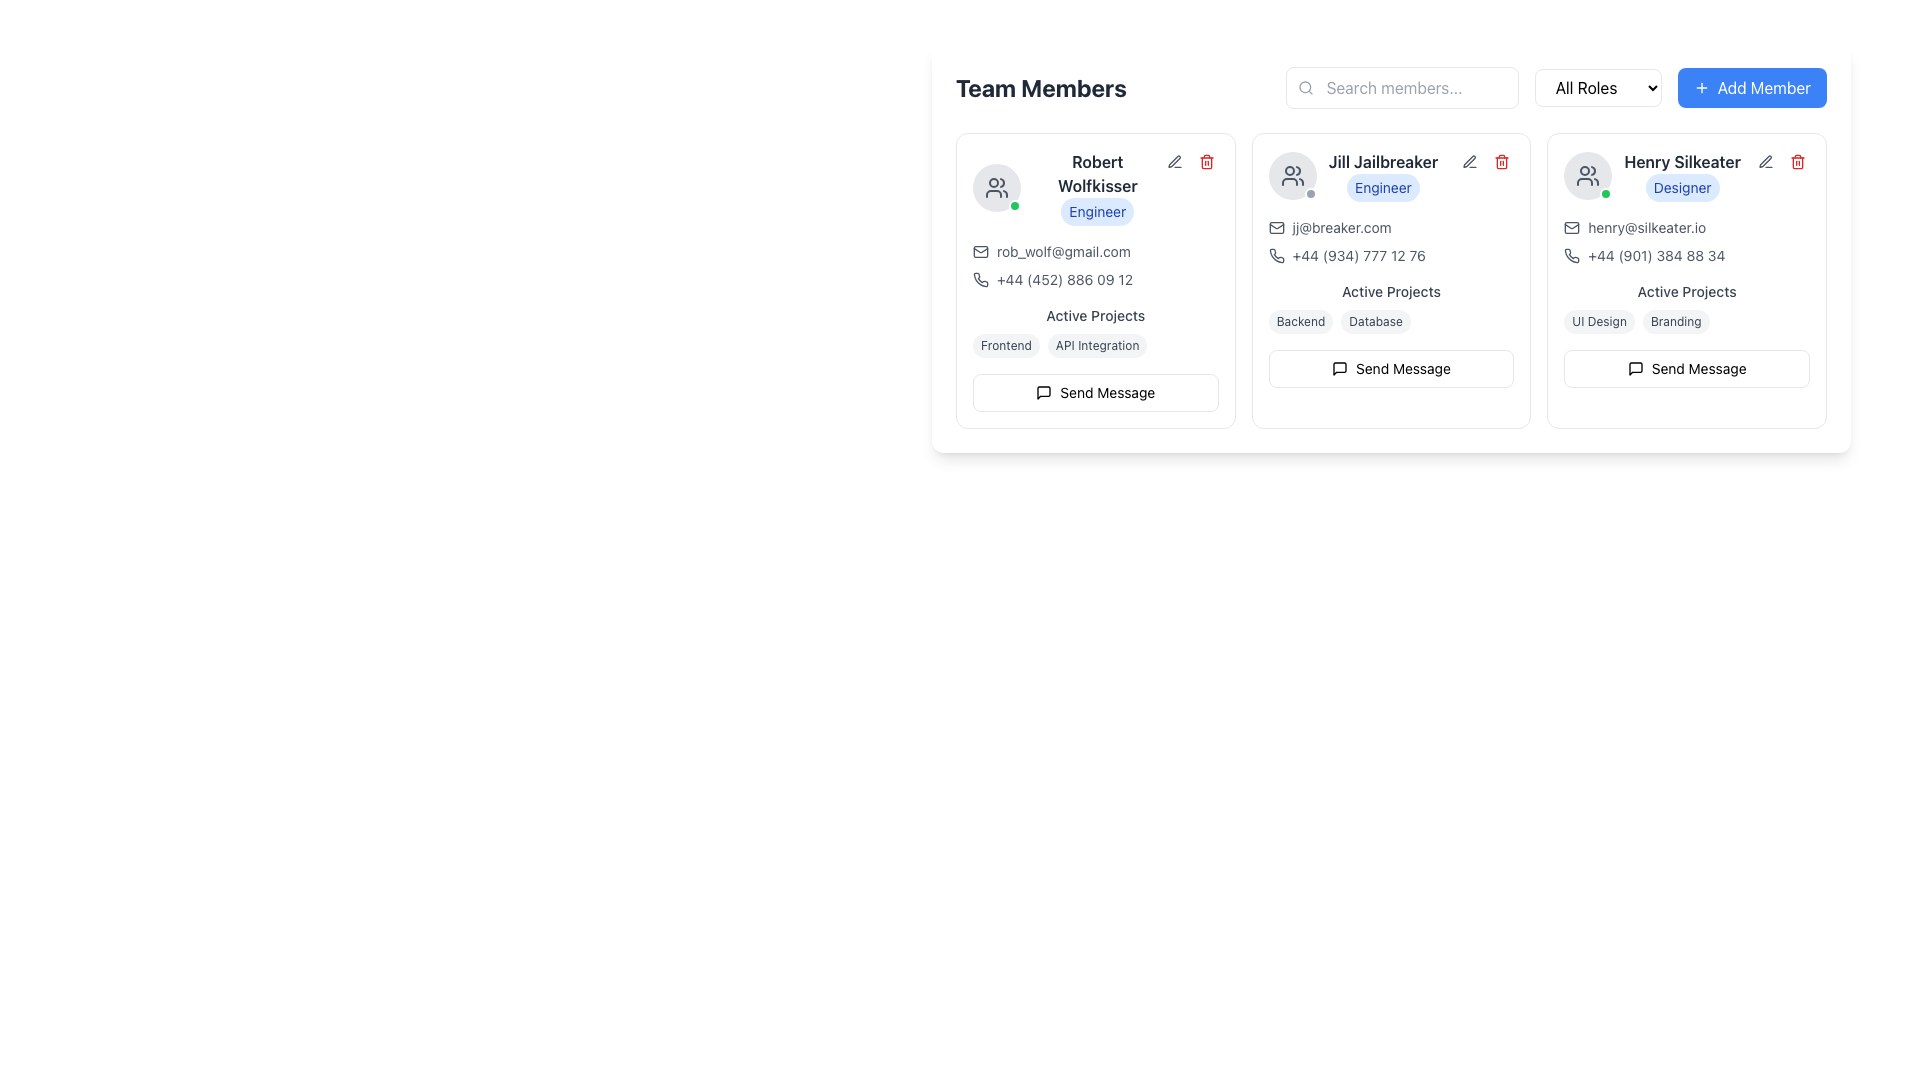 Image resolution: width=1920 pixels, height=1080 pixels. What do you see at coordinates (1390, 369) in the screenshot?
I see `the 'Send Message' button with a speech bubble icon located at the bottom of Jill Jailbreaker's profile card to send a message` at bounding box center [1390, 369].